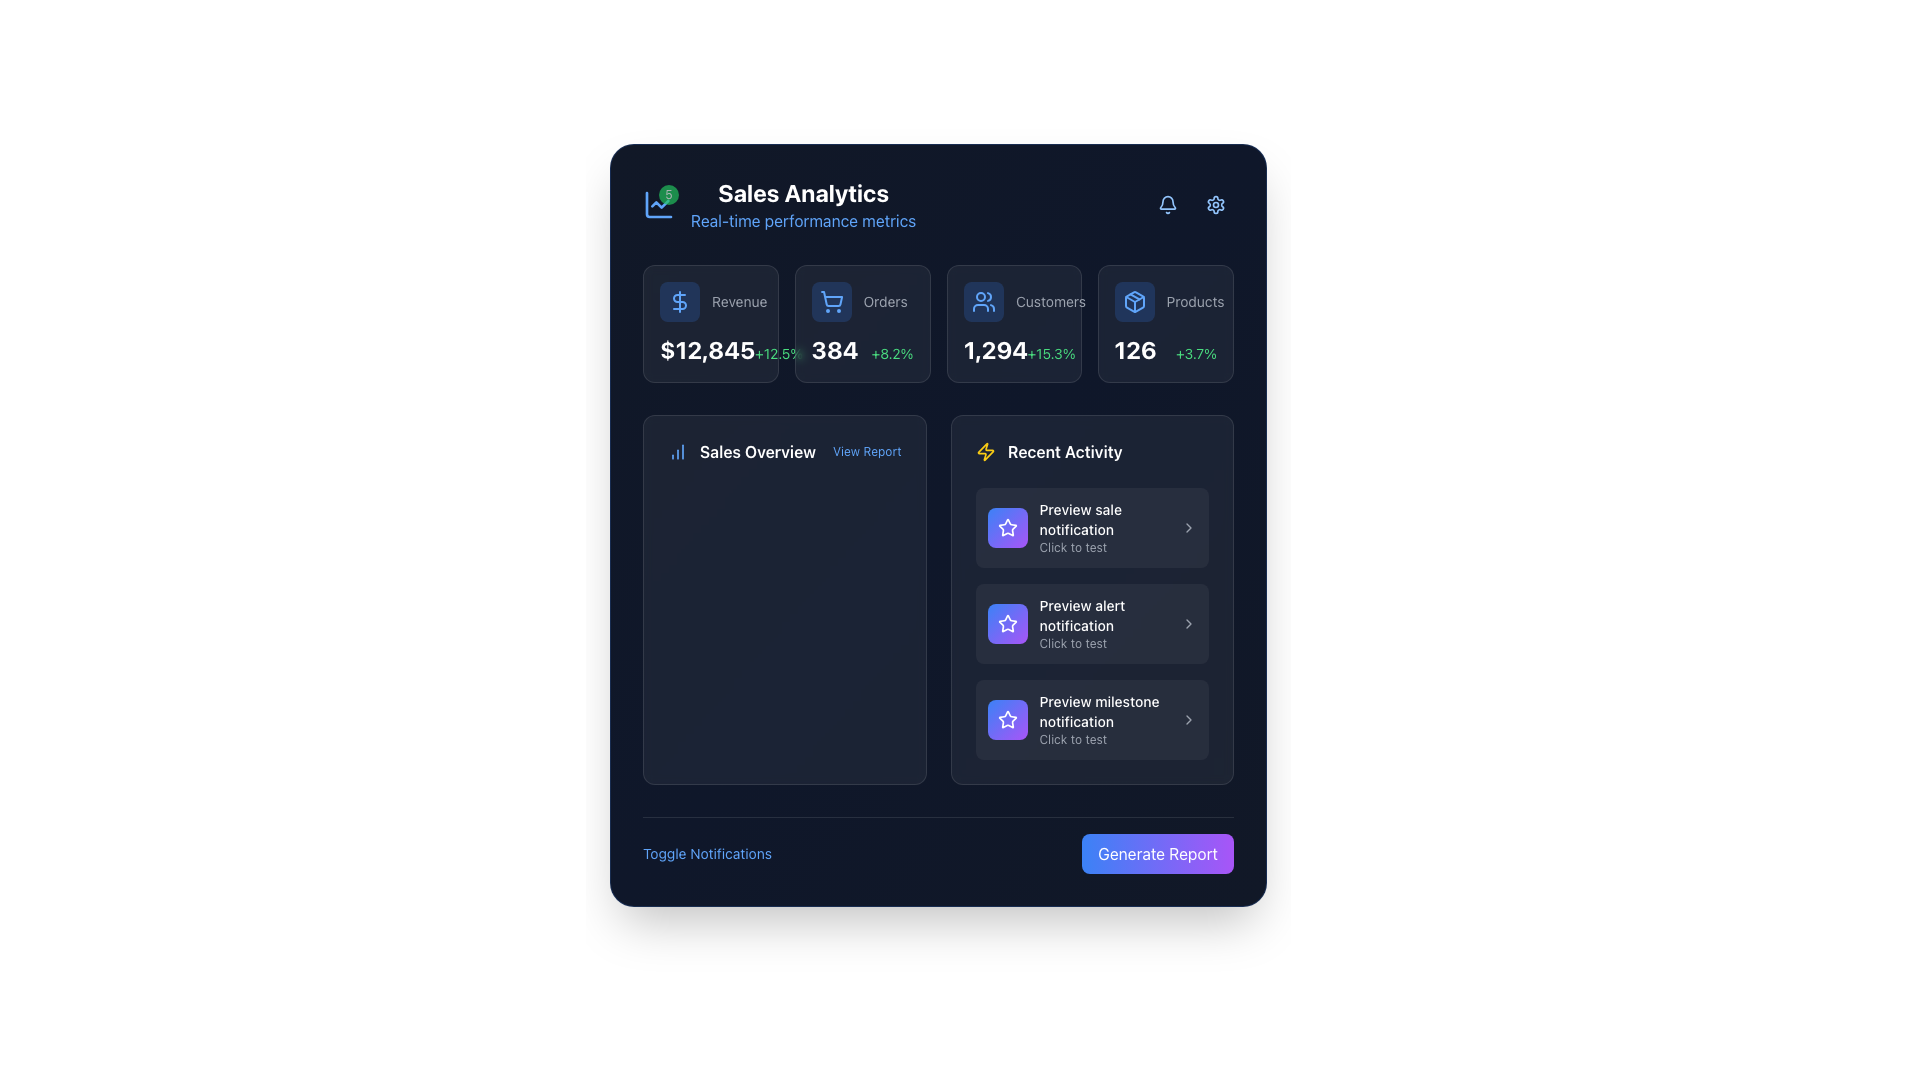 Image resolution: width=1920 pixels, height=1080 pixels. I want to click on the second clickable card in the 'Recent Activity' section to test or preview the alert notification, so click(1091, 623).